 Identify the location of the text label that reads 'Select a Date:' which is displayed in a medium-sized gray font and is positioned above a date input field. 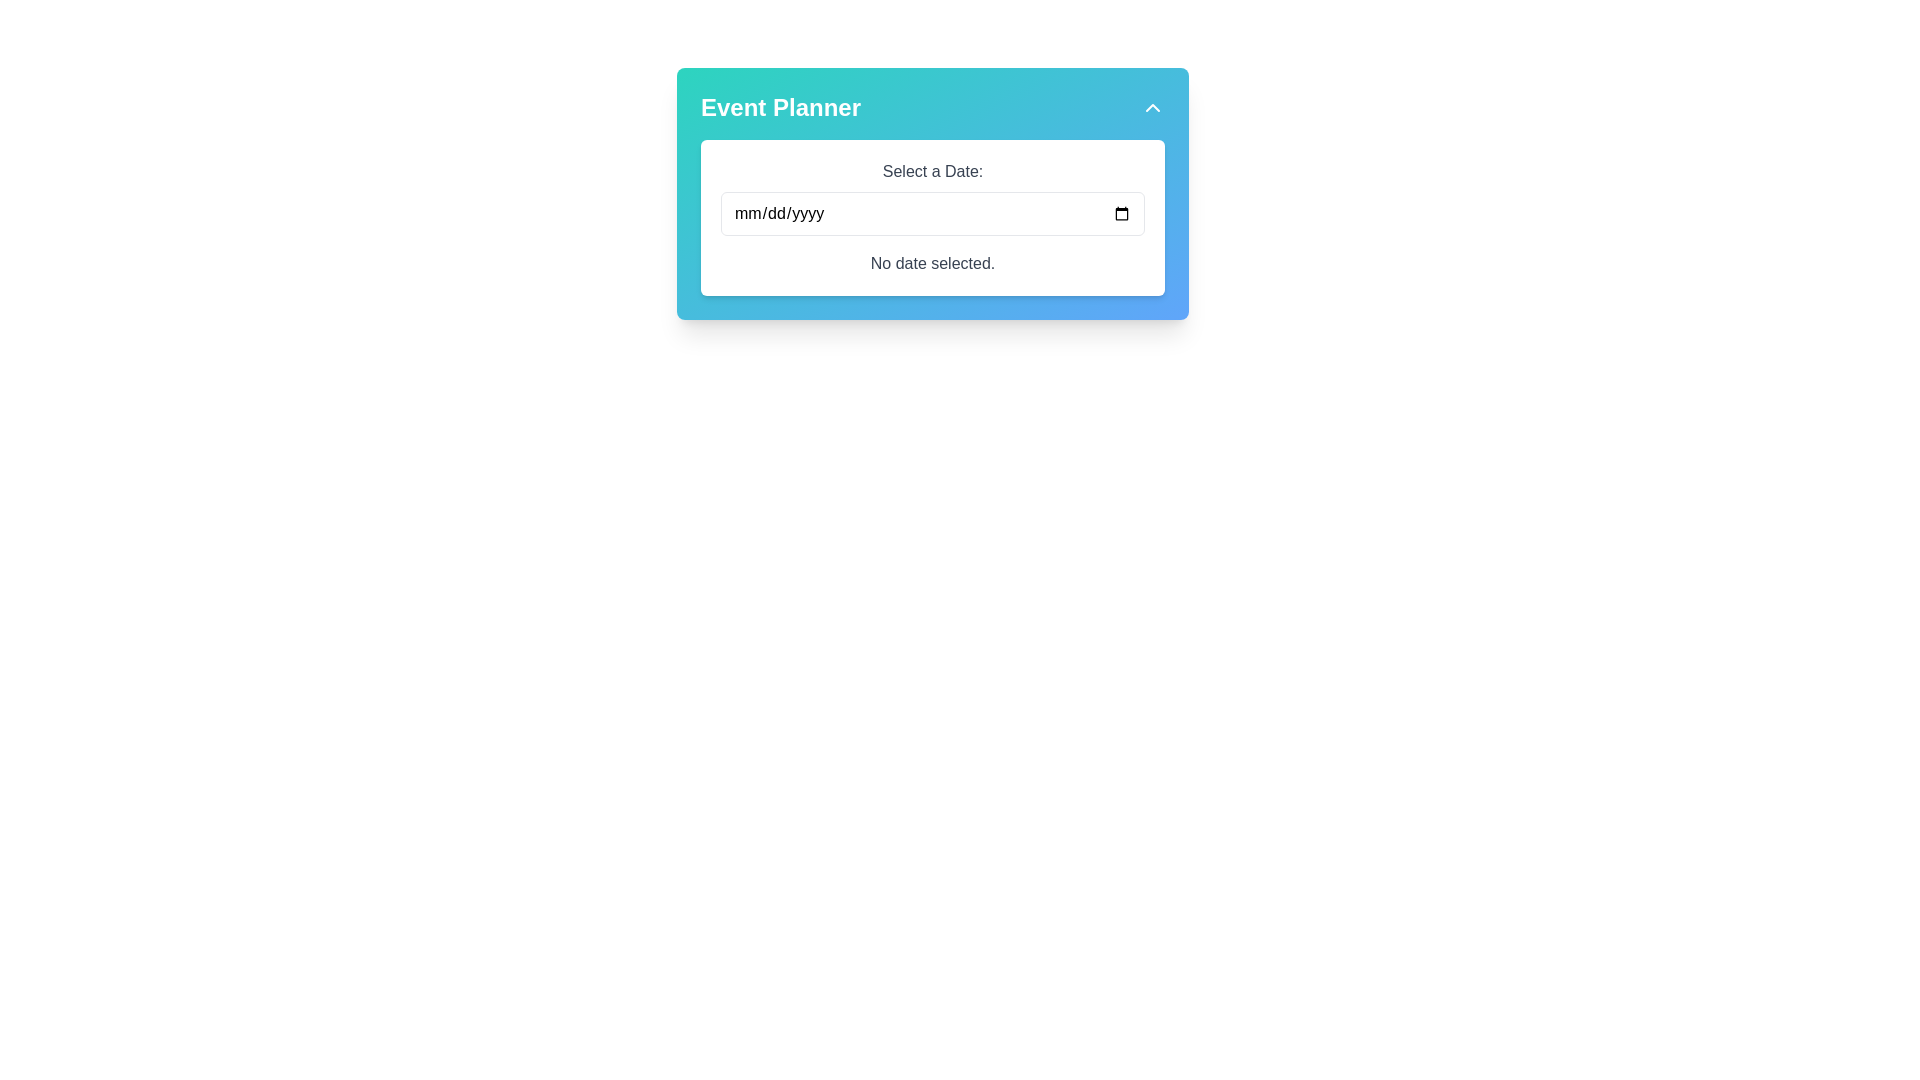
(931, 171).